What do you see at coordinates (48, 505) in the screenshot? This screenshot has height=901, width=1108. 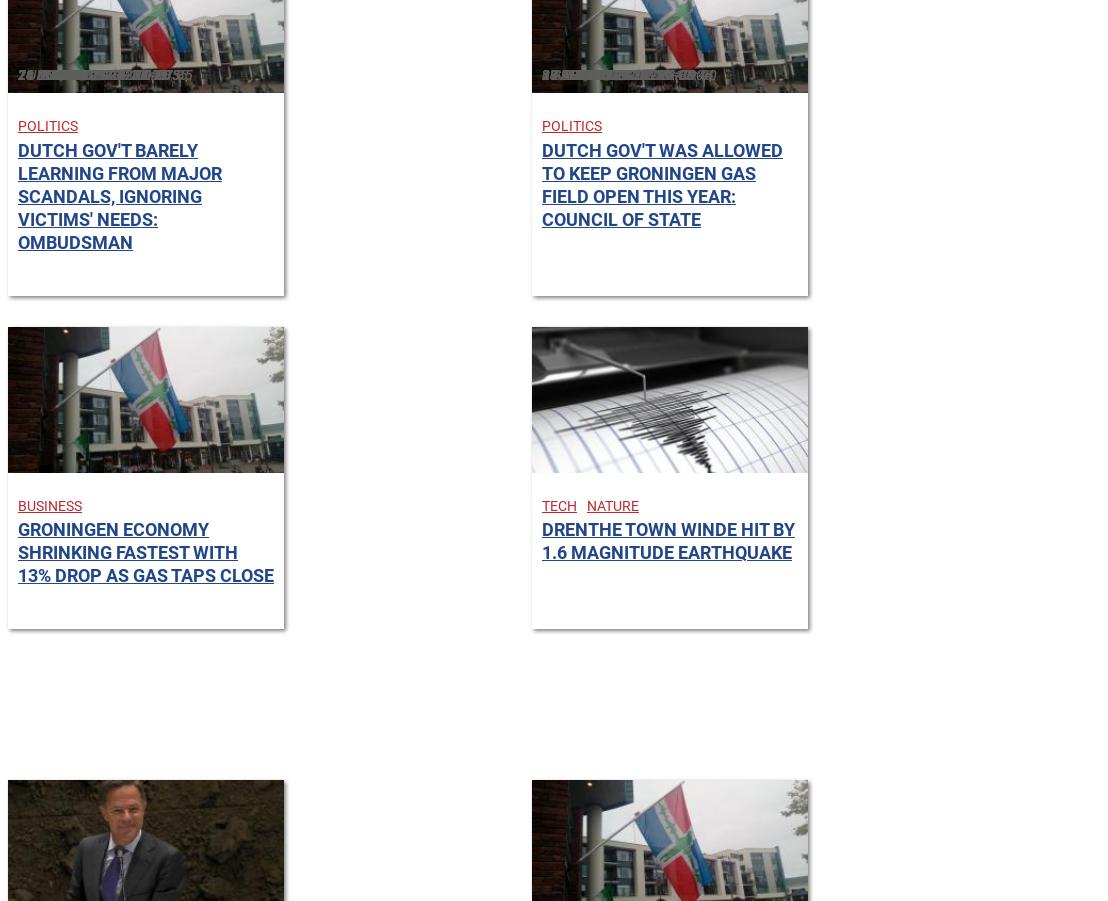 I see `'Business'` at bounding box center [48, 505].